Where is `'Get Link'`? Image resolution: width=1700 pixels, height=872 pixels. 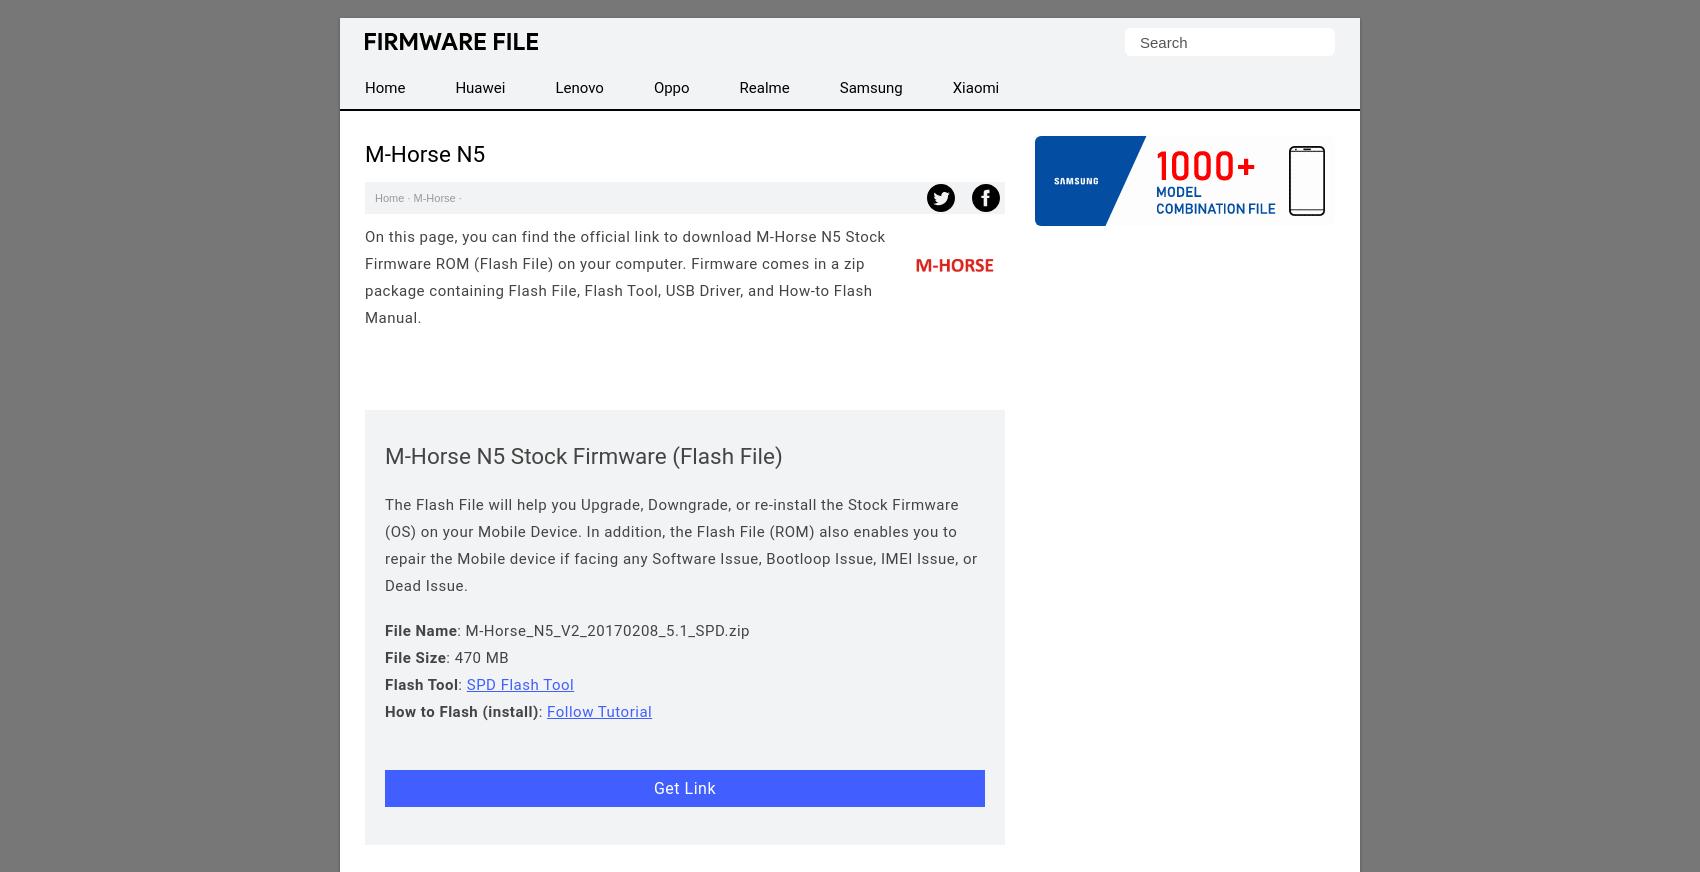 'Get Link' is located at coordinates (652, 788).